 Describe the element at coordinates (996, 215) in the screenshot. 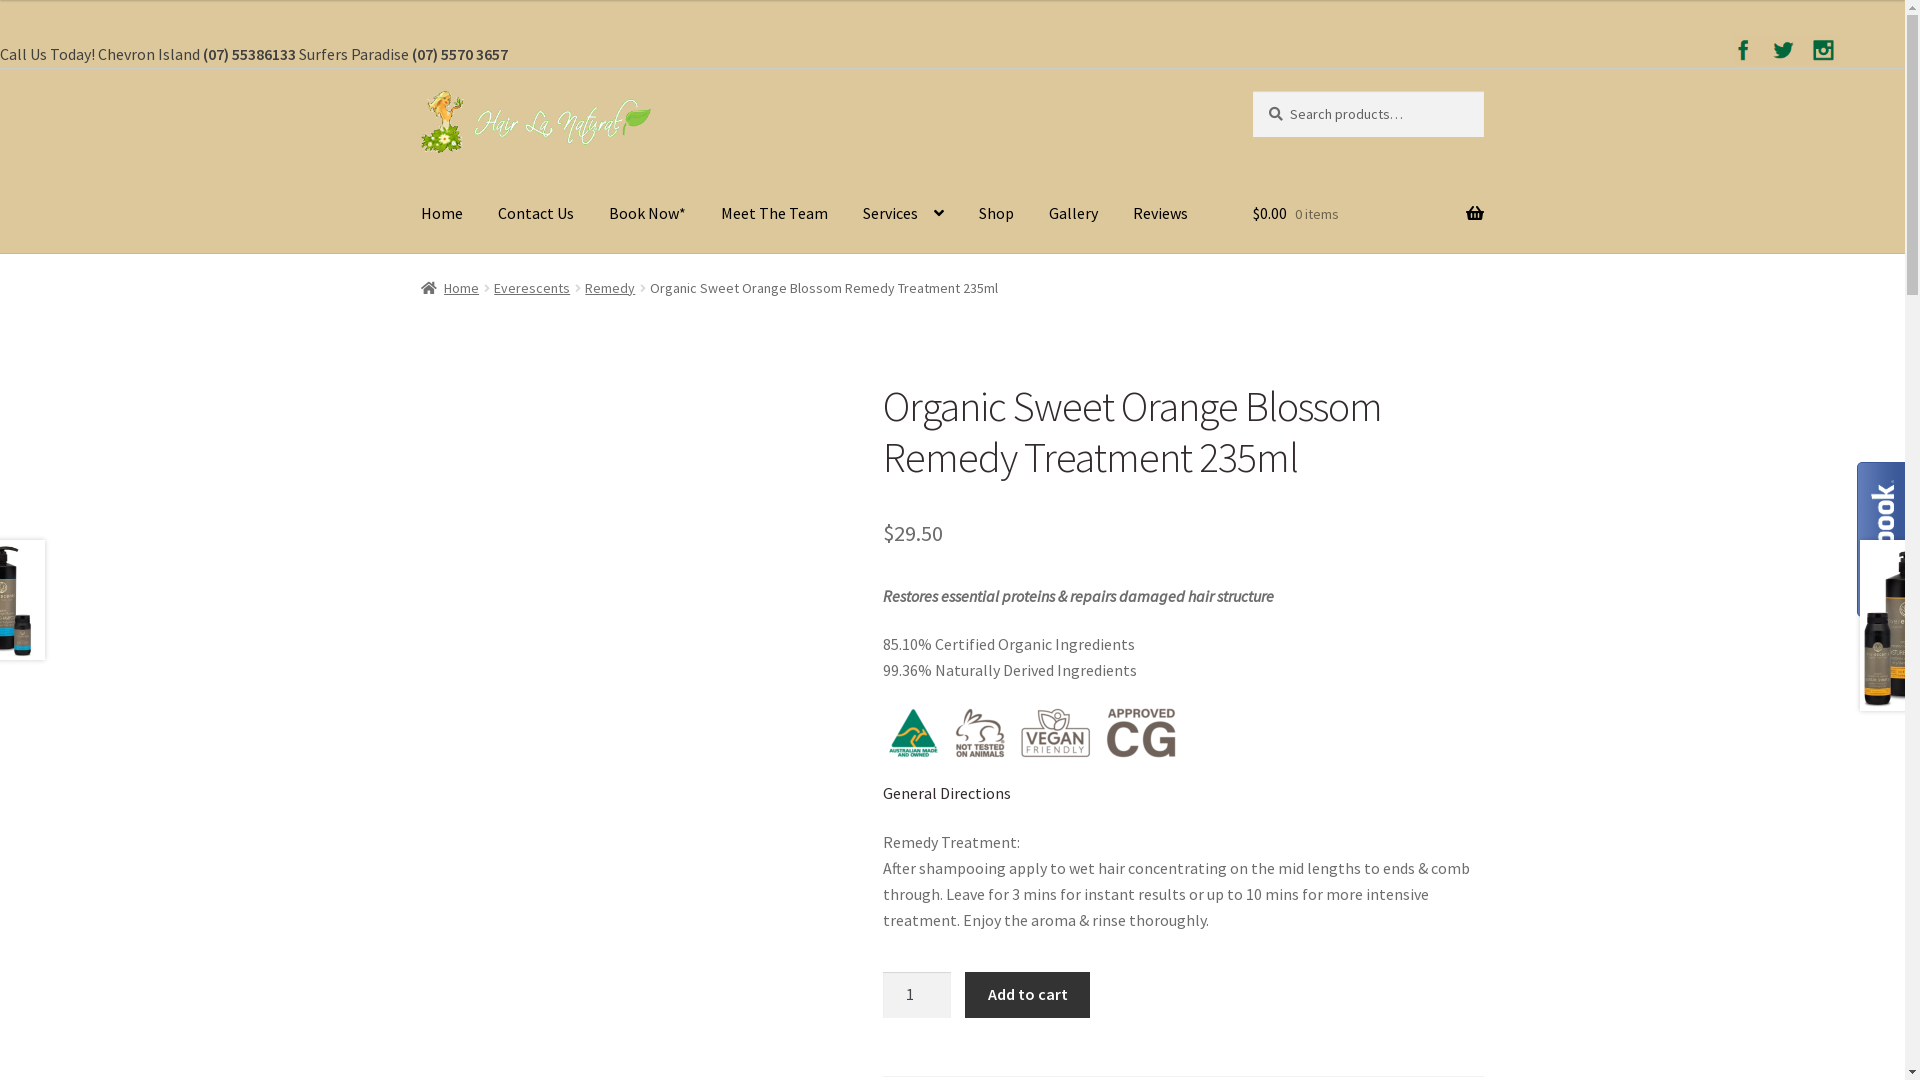

I see `'Shop'` at that location.